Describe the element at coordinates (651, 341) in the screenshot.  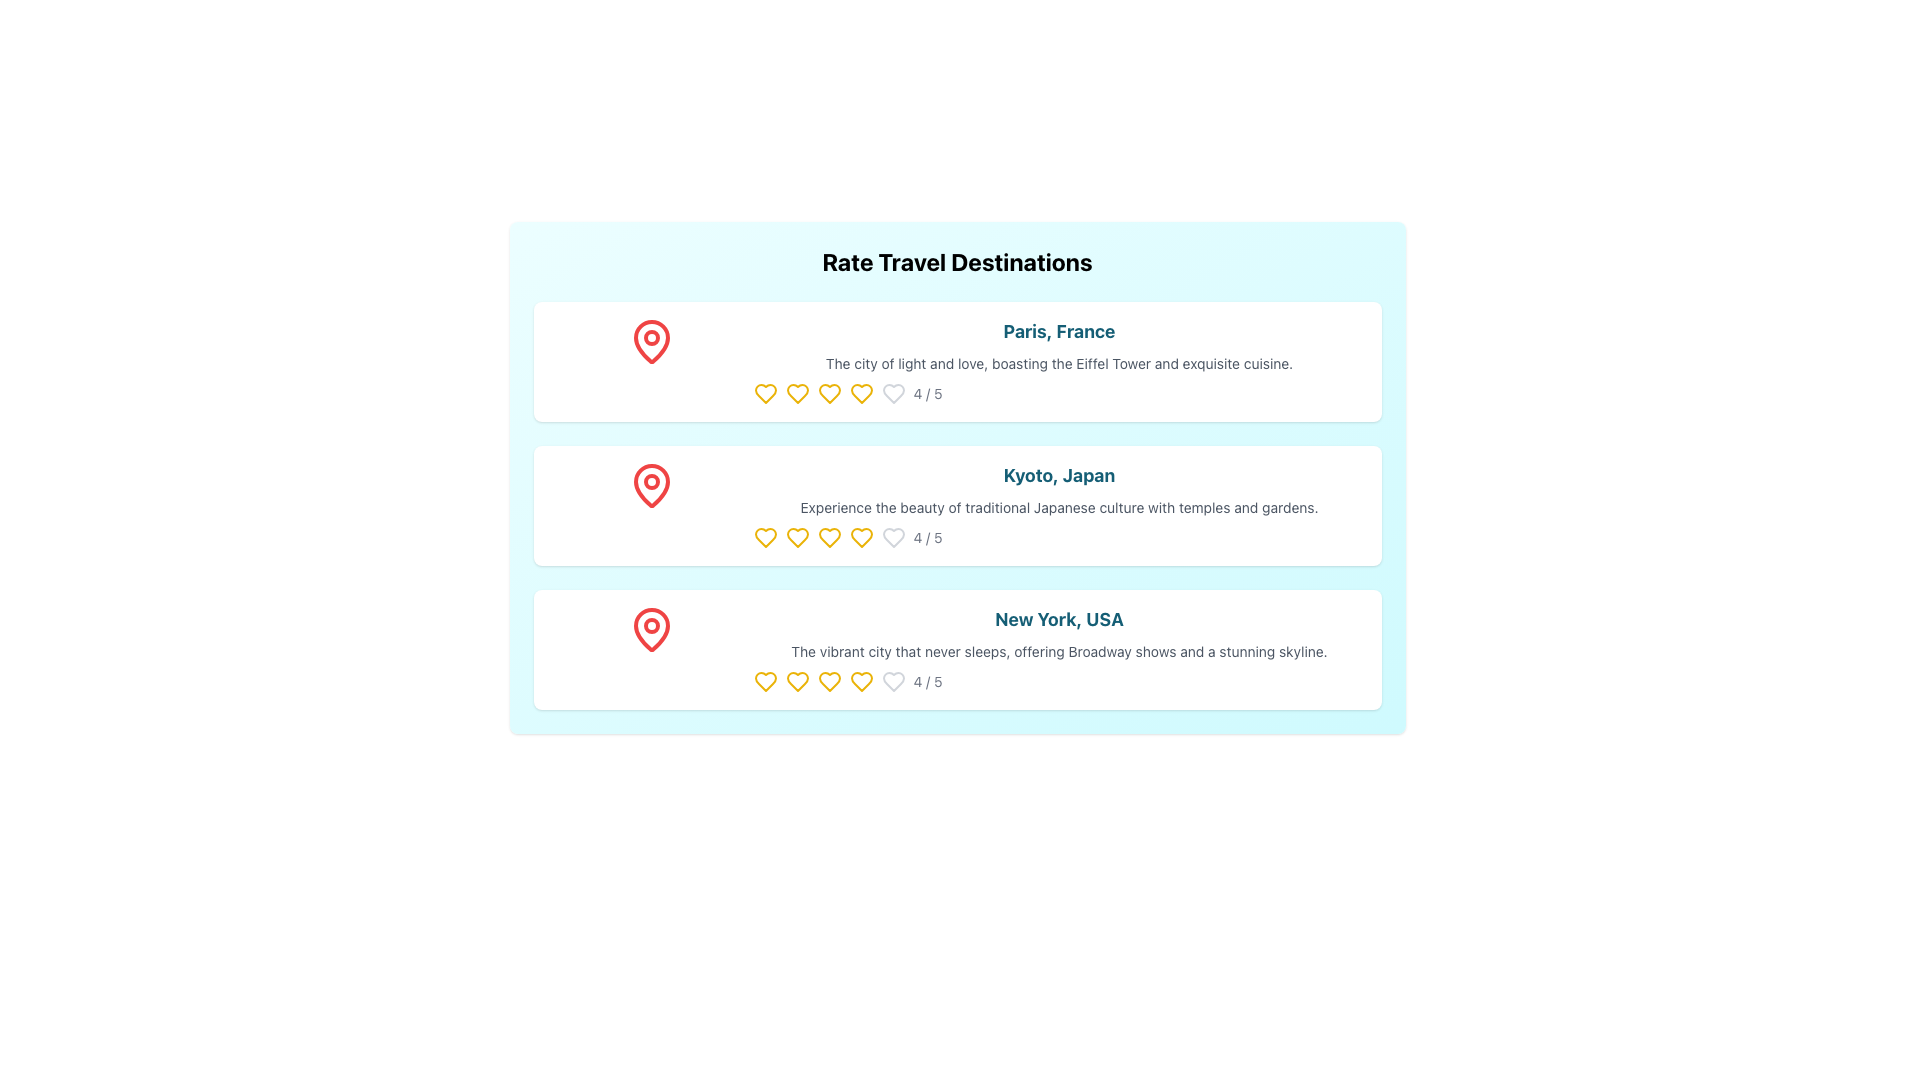
I see `the SVG Icon representing a location in the first travel destination card, positioned to the left of the card with the text 'Paris, France'` at that location.